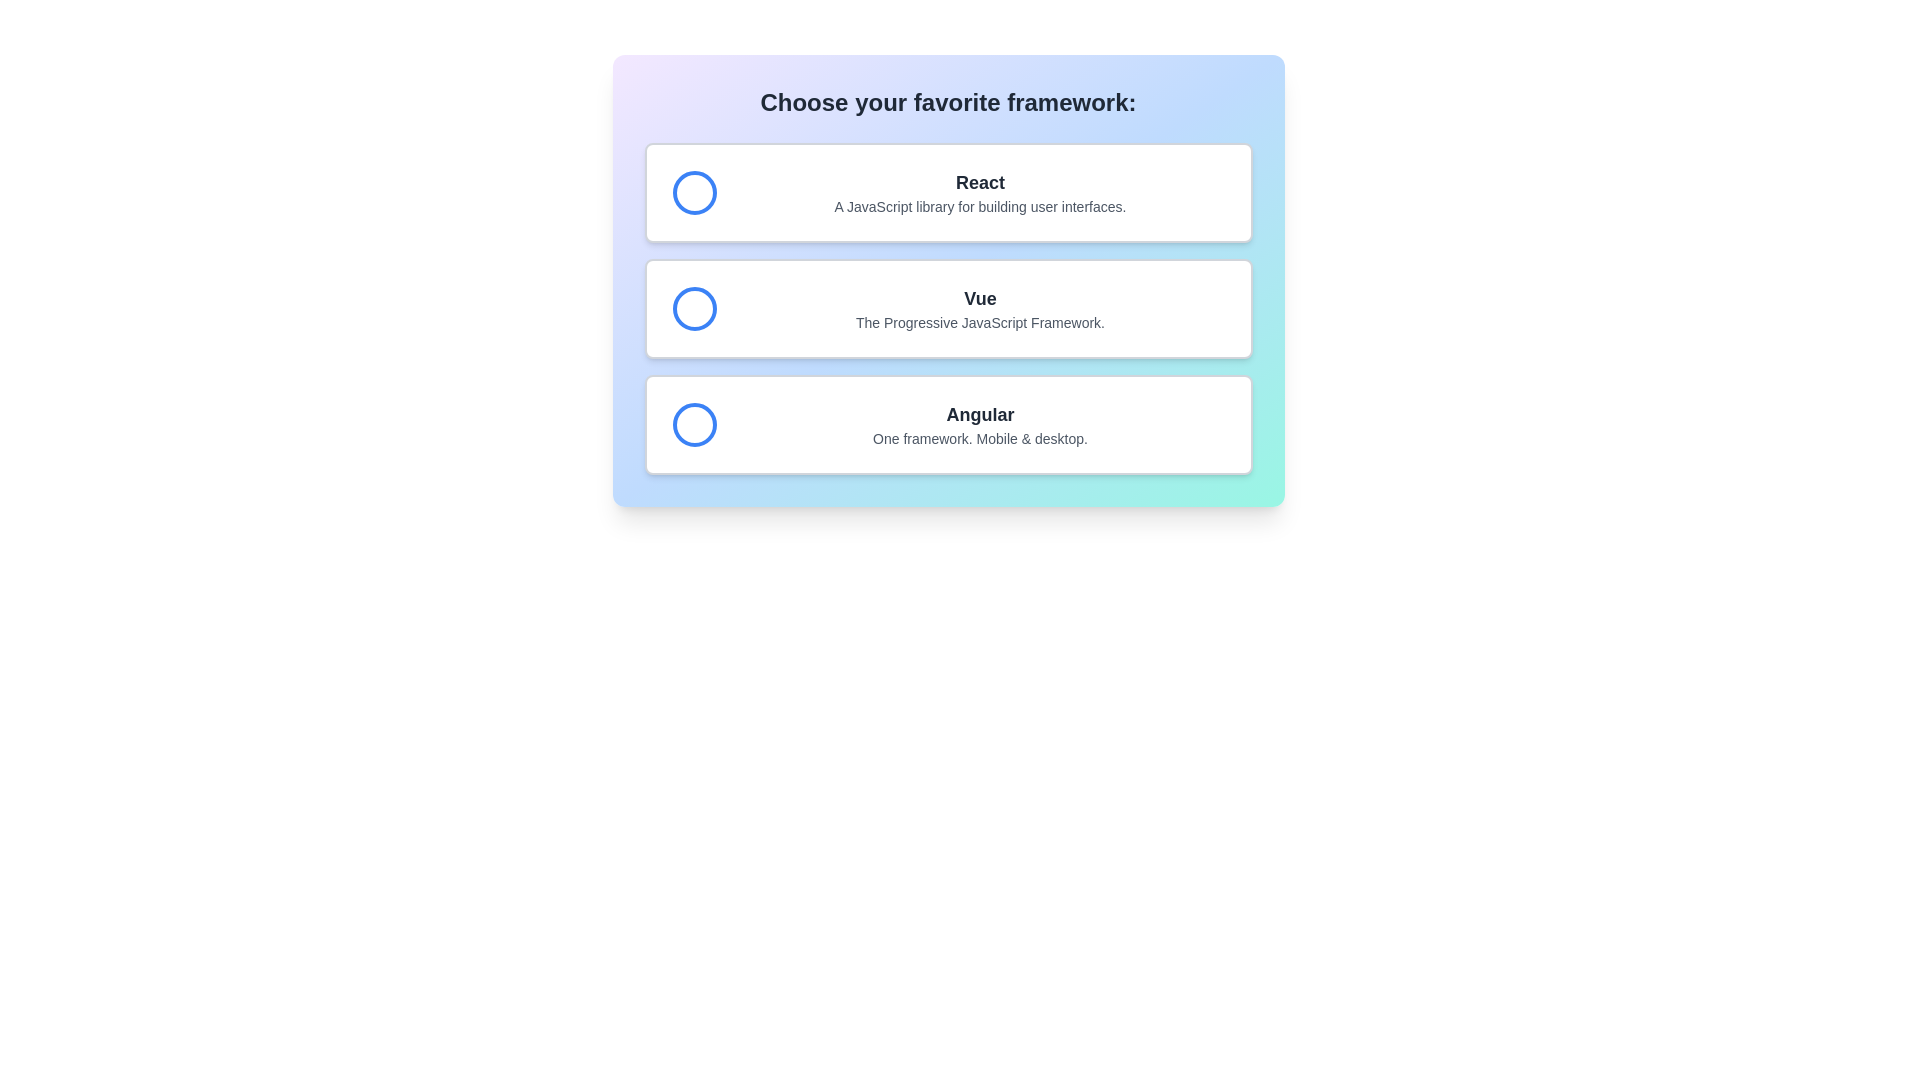 This screenshot has width=1920, height=1080. What do you see at coordinates (694, 192) in the screenshot?
I see `the first radio button in the 'React' selection box for keyboard navigation` at bounding box center [694, 192].